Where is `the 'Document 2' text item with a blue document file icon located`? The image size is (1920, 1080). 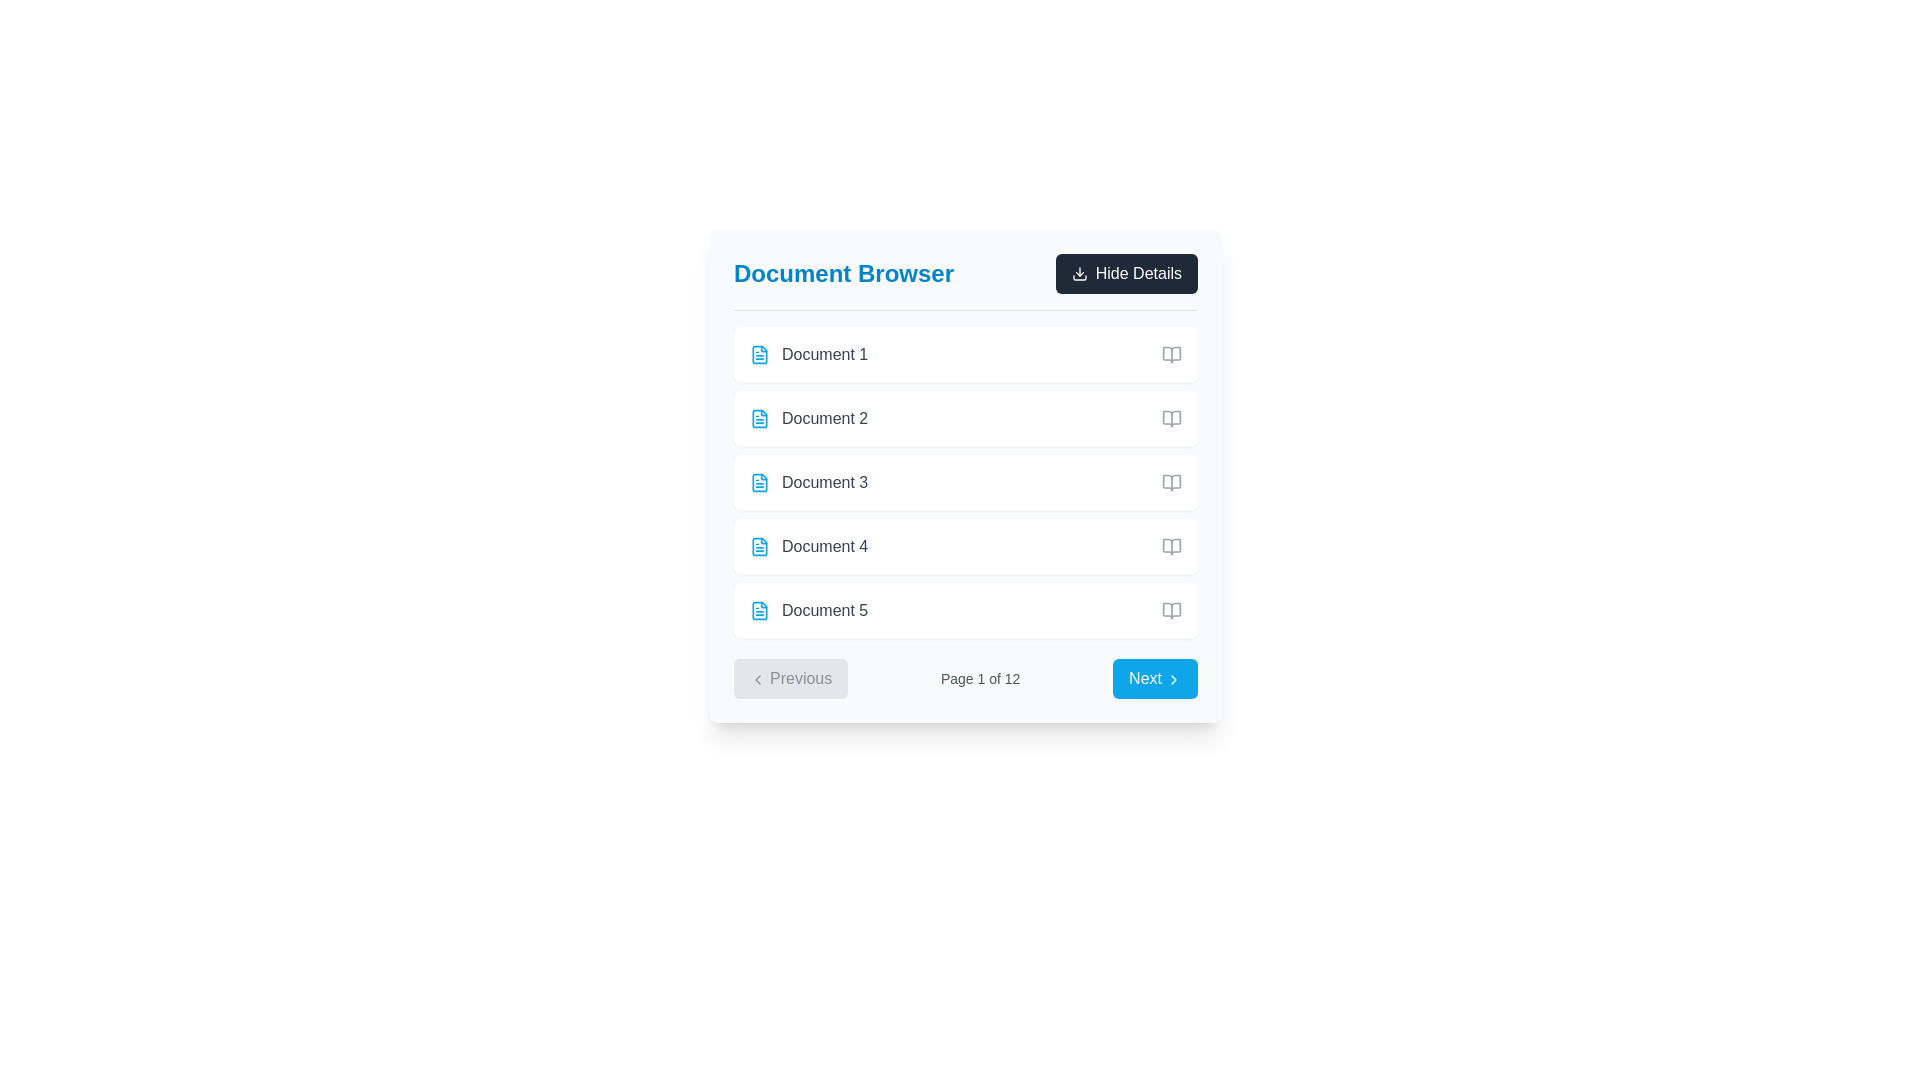 the 'Document 2' text item with a blue document file icon located is located at coordinates (809, 418).